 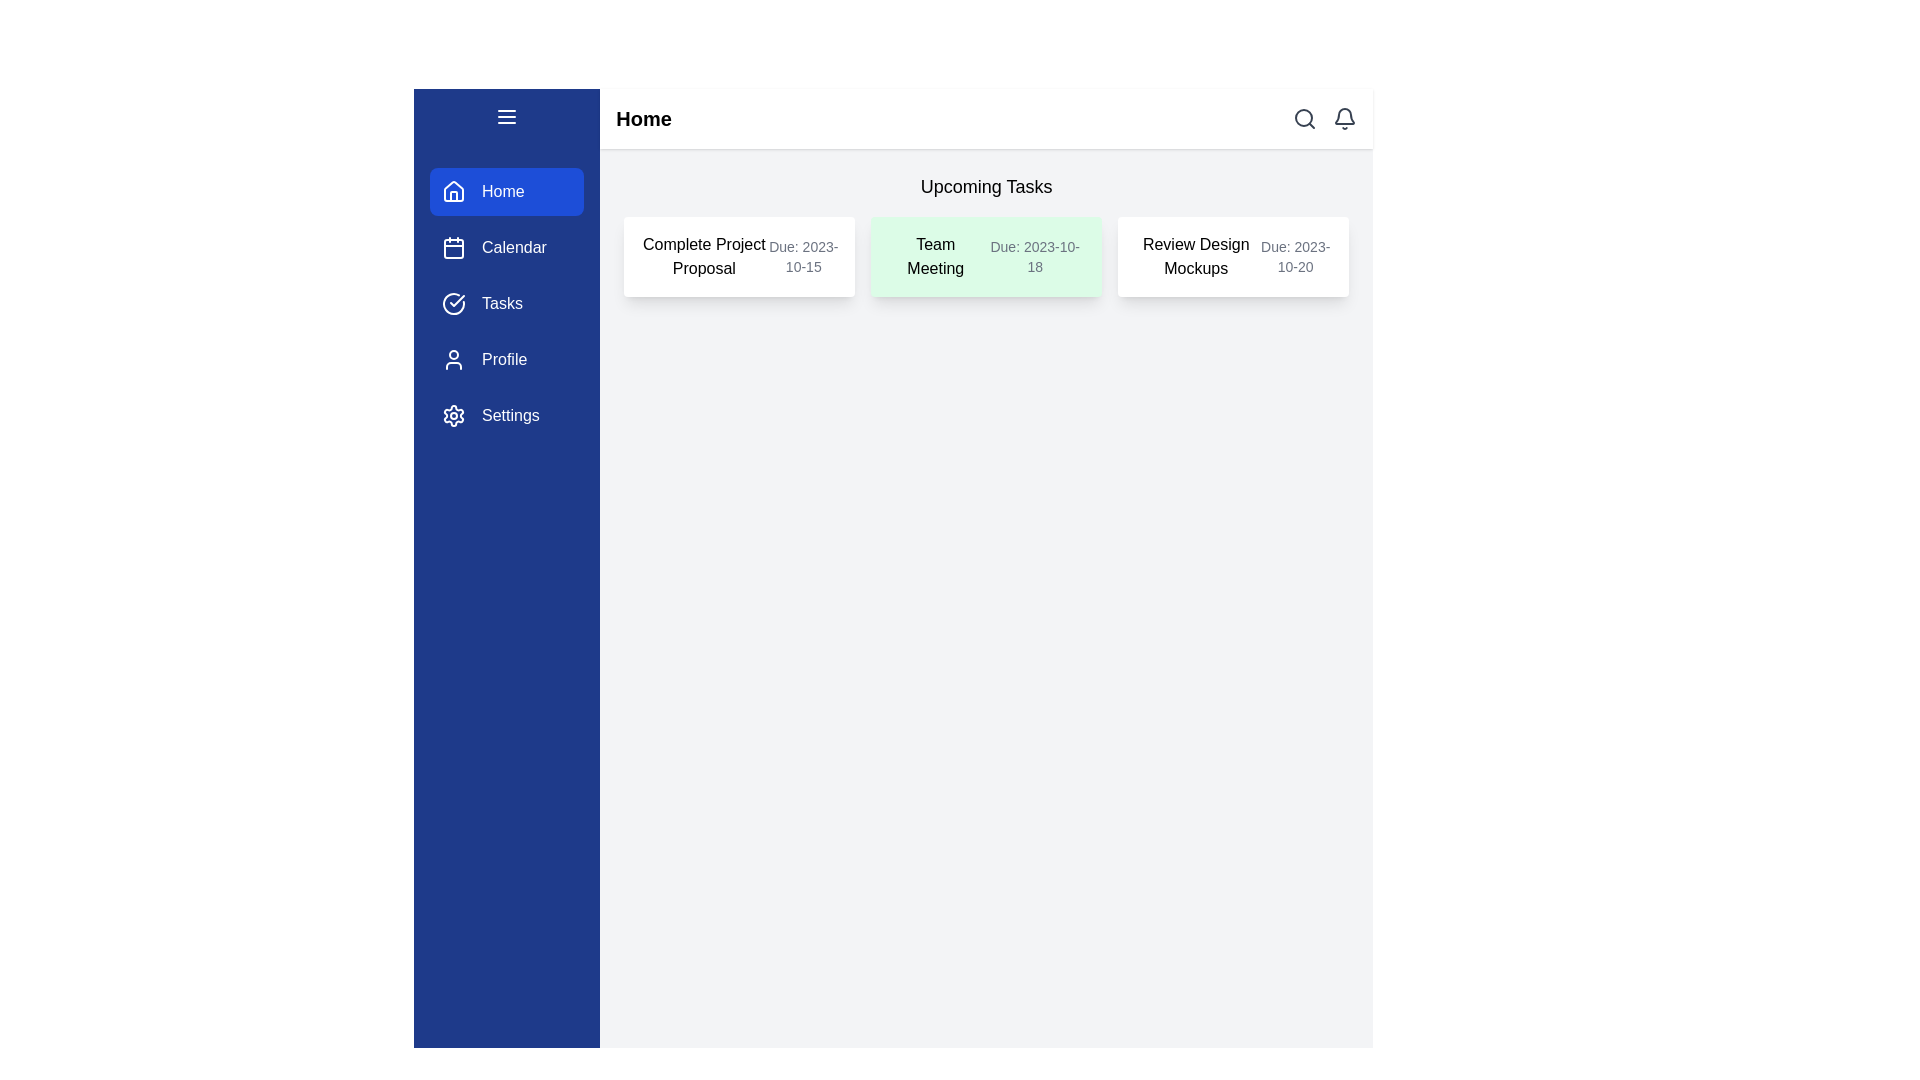 I want to click on the bold, black text label displaying 'Home', which is located at the top left of the page within a white banner, so click(x=643, y=119).